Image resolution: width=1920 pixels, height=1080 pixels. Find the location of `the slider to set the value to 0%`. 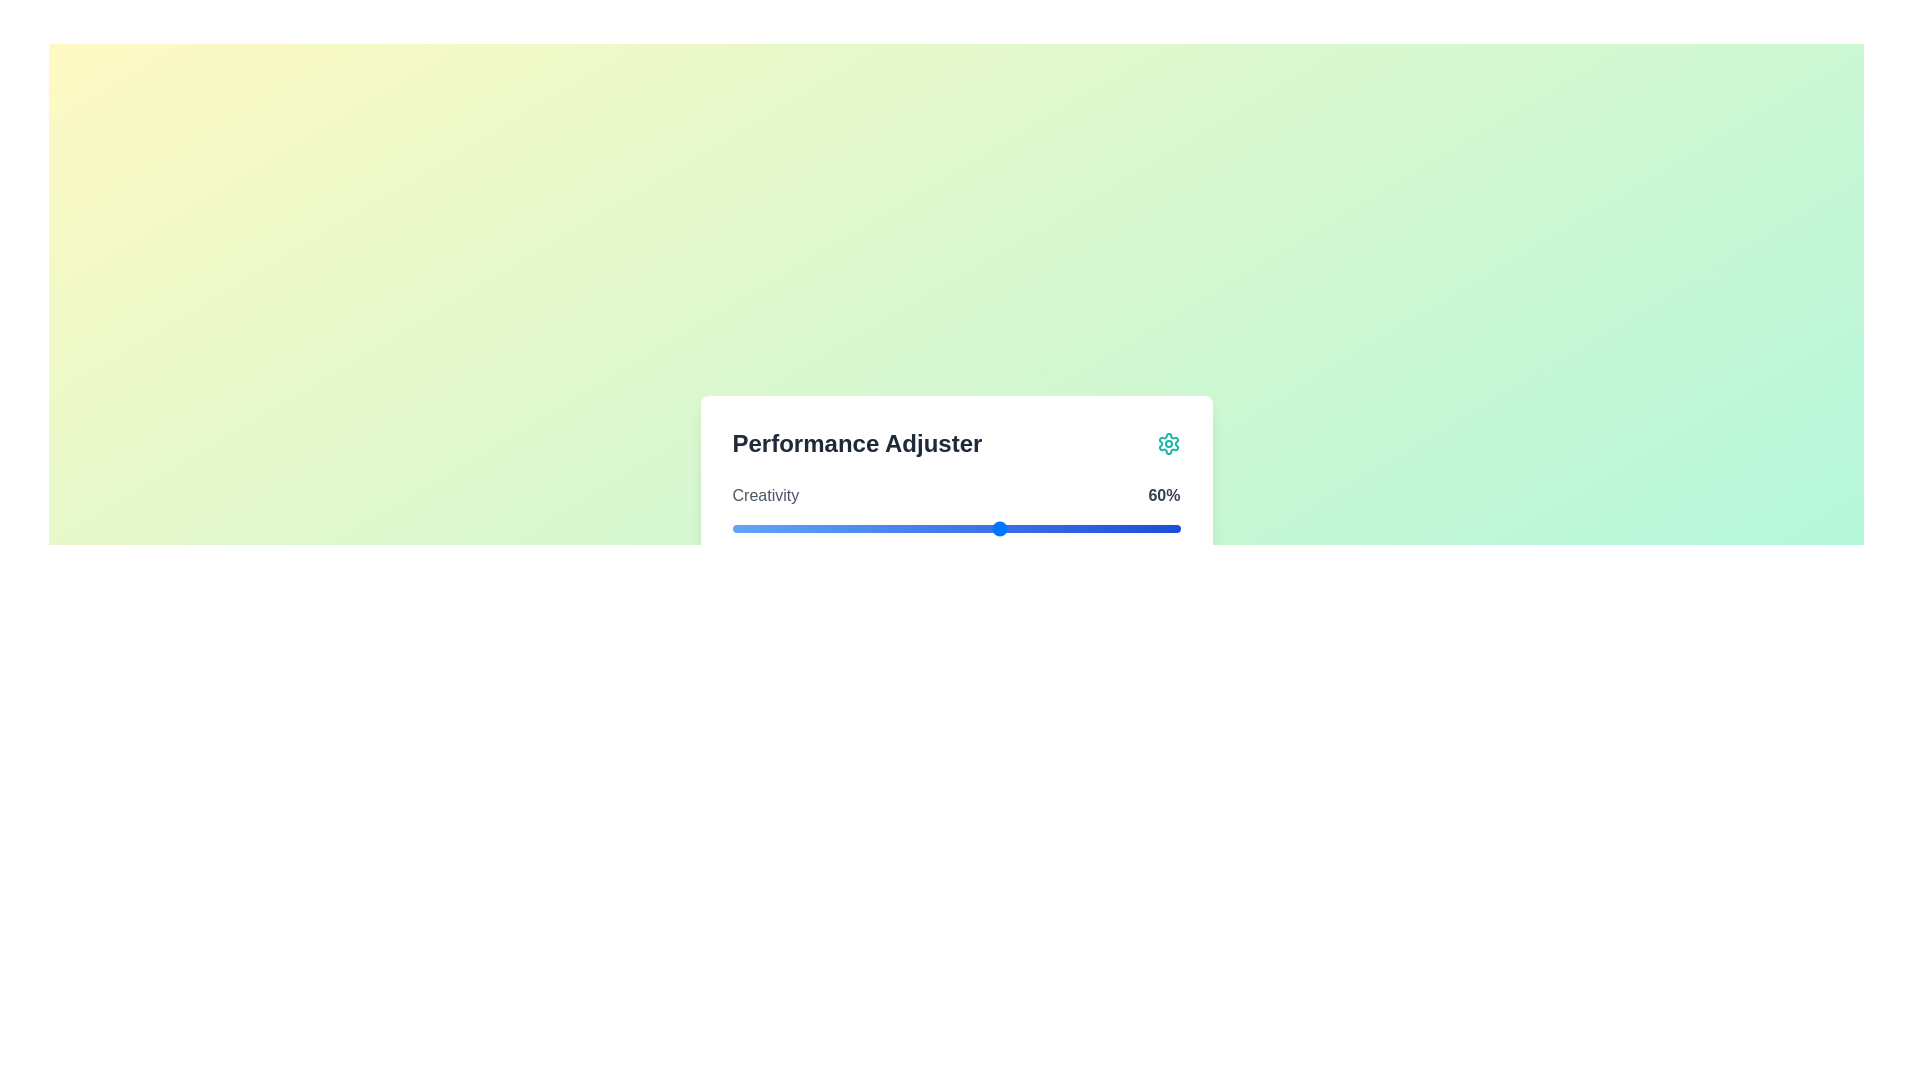

the slider to set the value to 0% is located at coordinates (731, 527).